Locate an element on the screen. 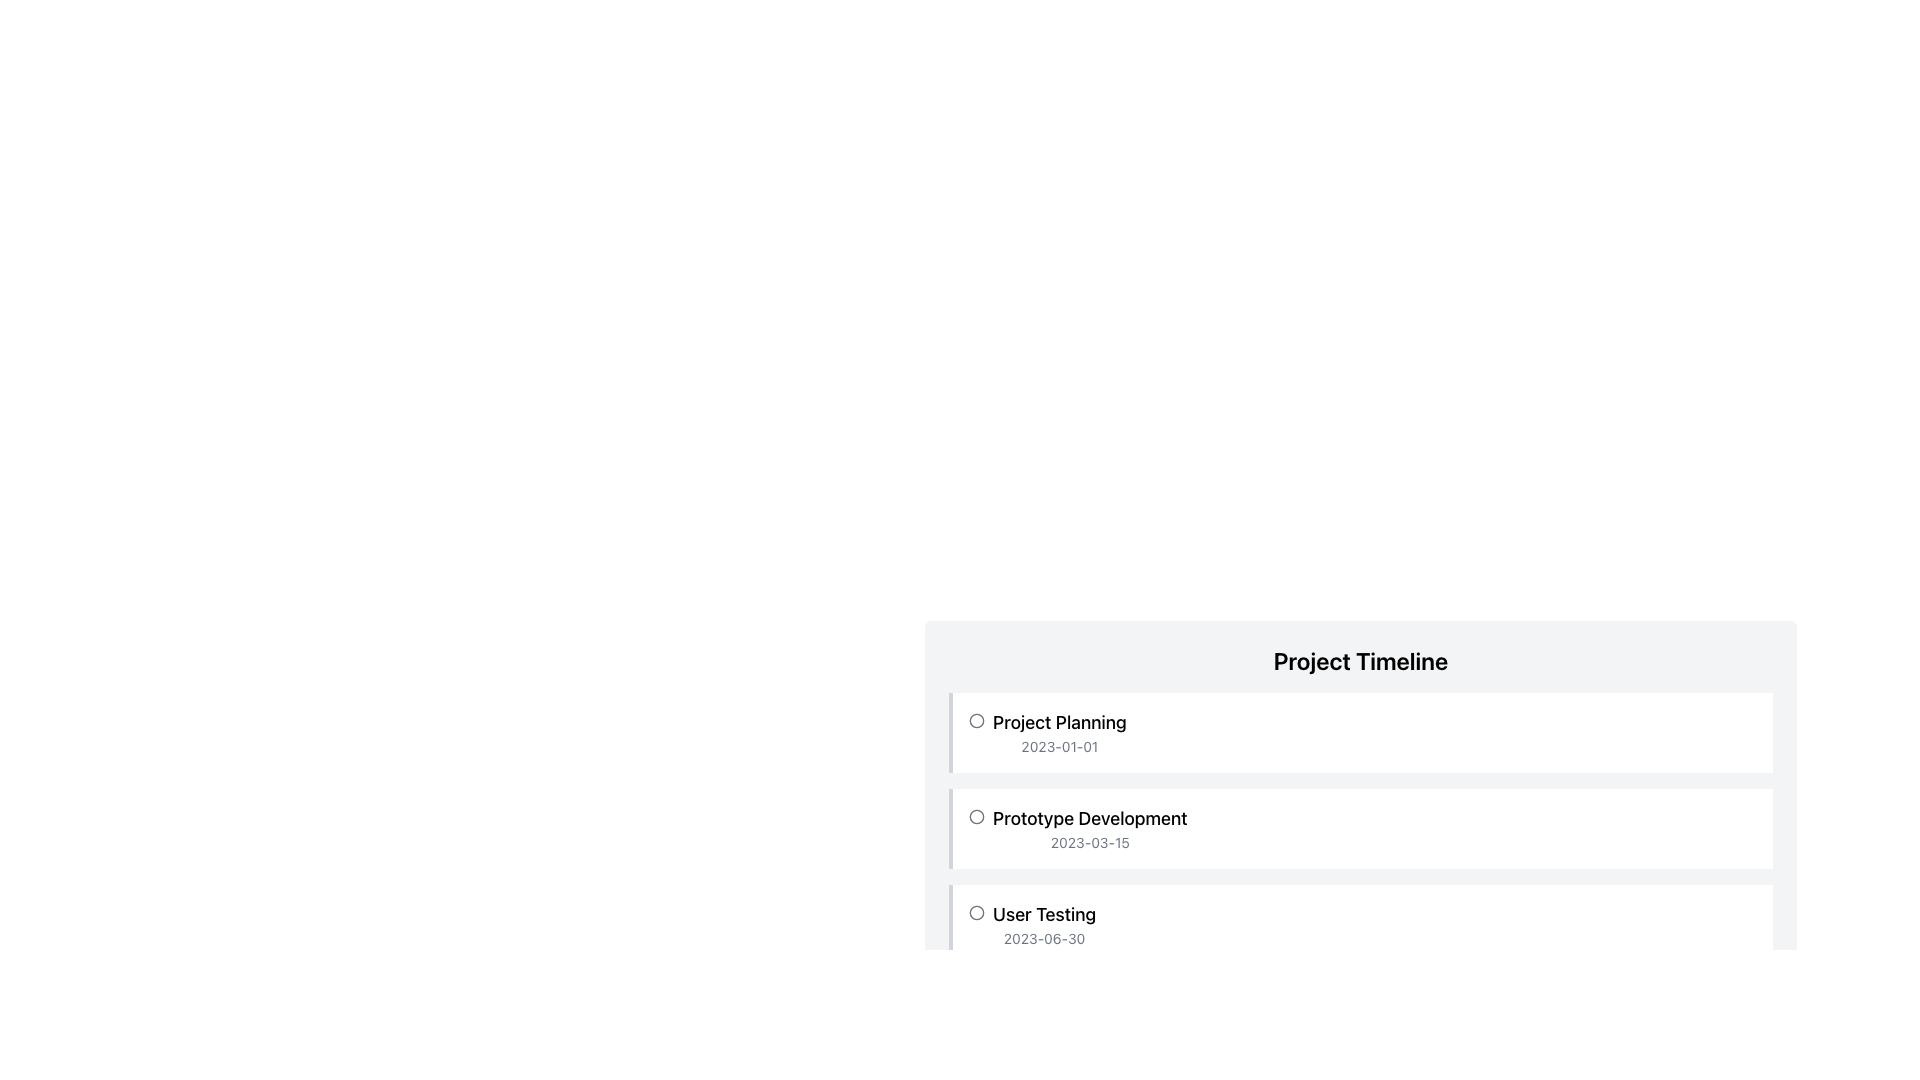 Image resolution: width=1920 pixels, height=1080 pixels. the icon located to the left of the 'Prototype Development' text in the second row of the list is located at coordinates (977, 817).